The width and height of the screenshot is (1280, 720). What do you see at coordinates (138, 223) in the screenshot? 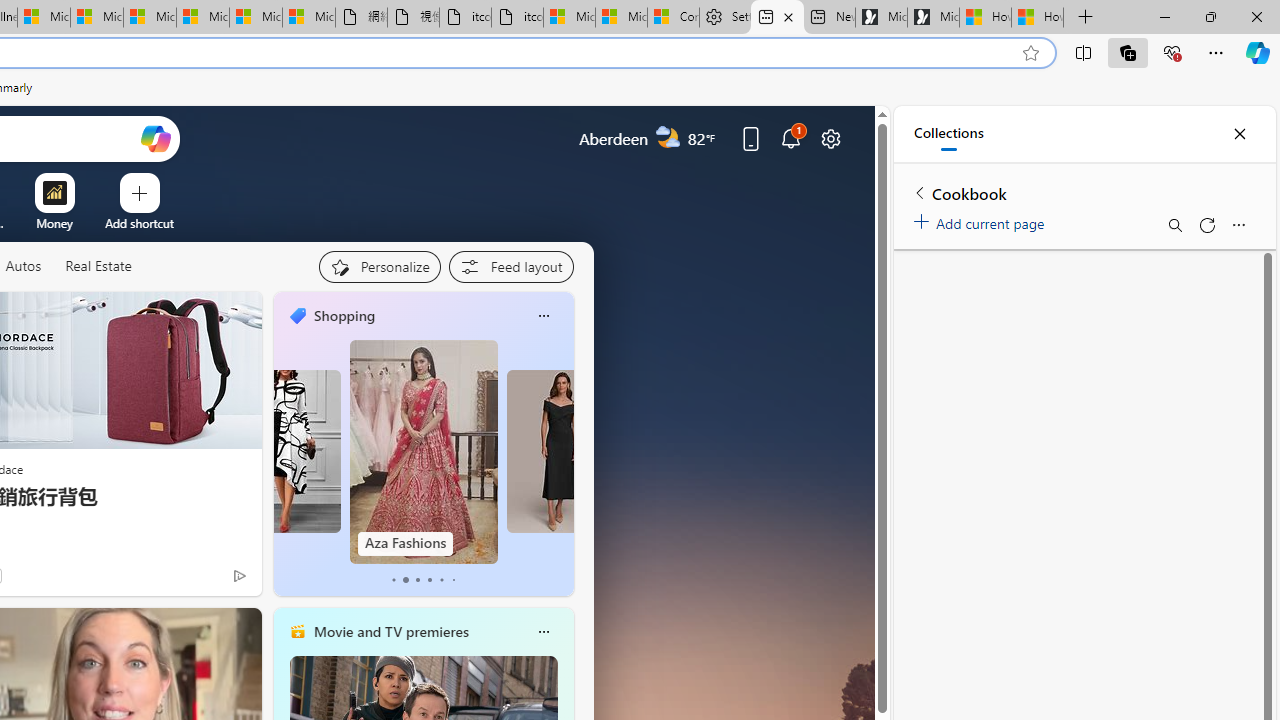
I see `'Add a site'` at bounding box center [138, 223].